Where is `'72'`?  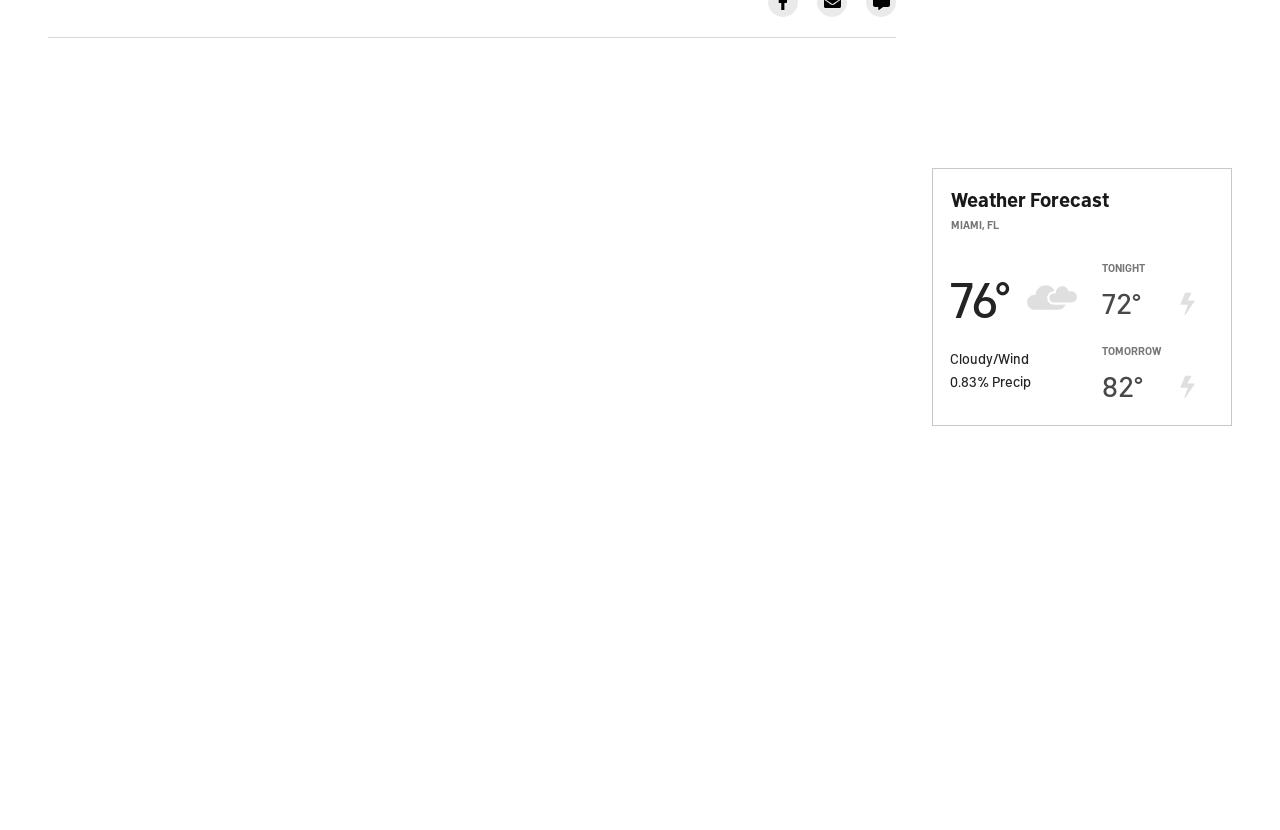 '72' is located at coordinates (1116, 300).